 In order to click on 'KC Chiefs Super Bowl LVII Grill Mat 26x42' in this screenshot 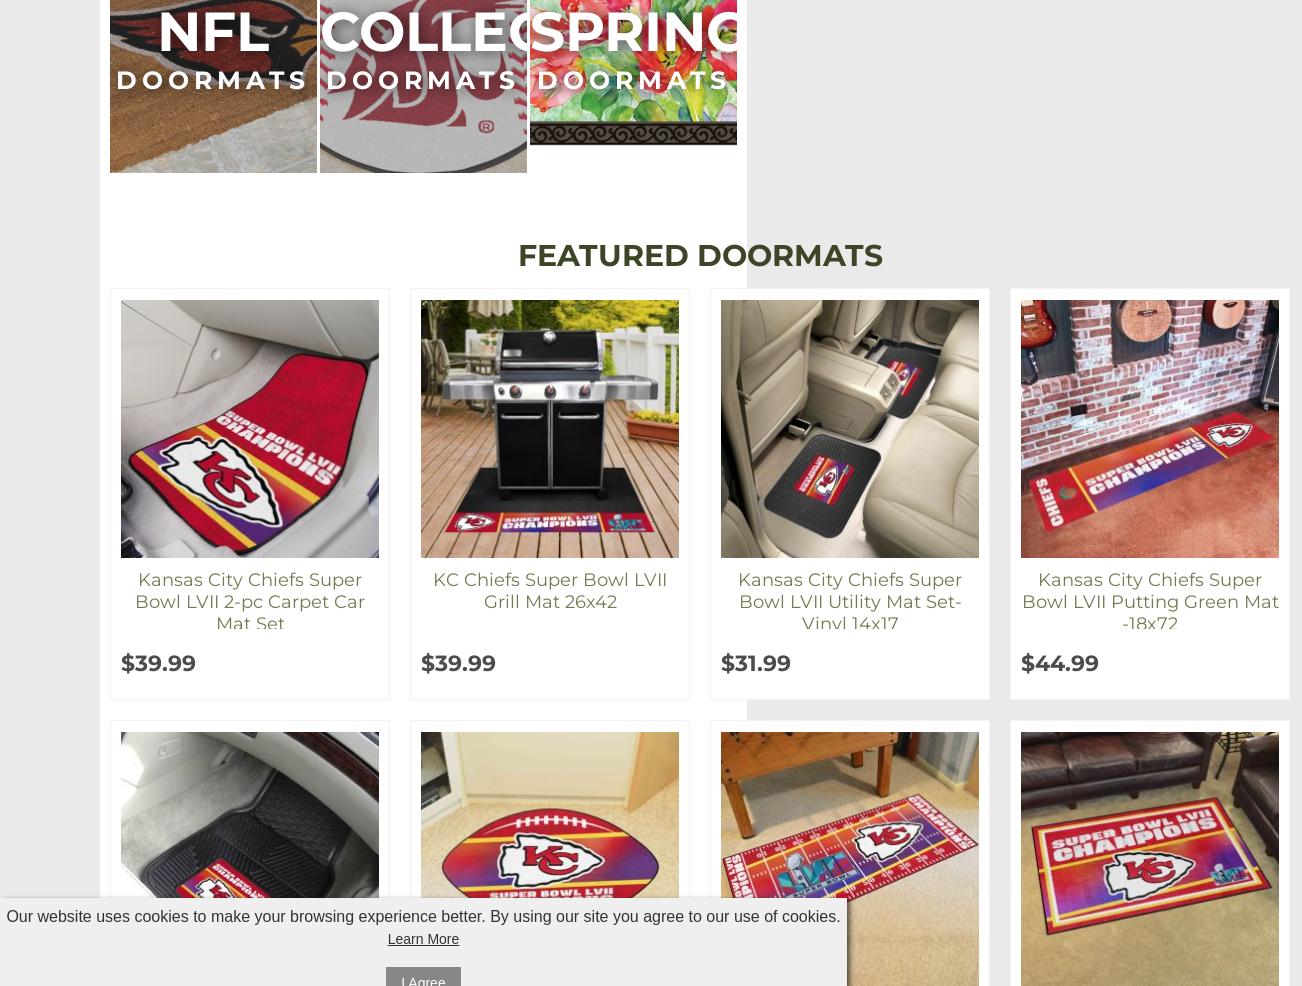, I will do `click(549, 591)`.